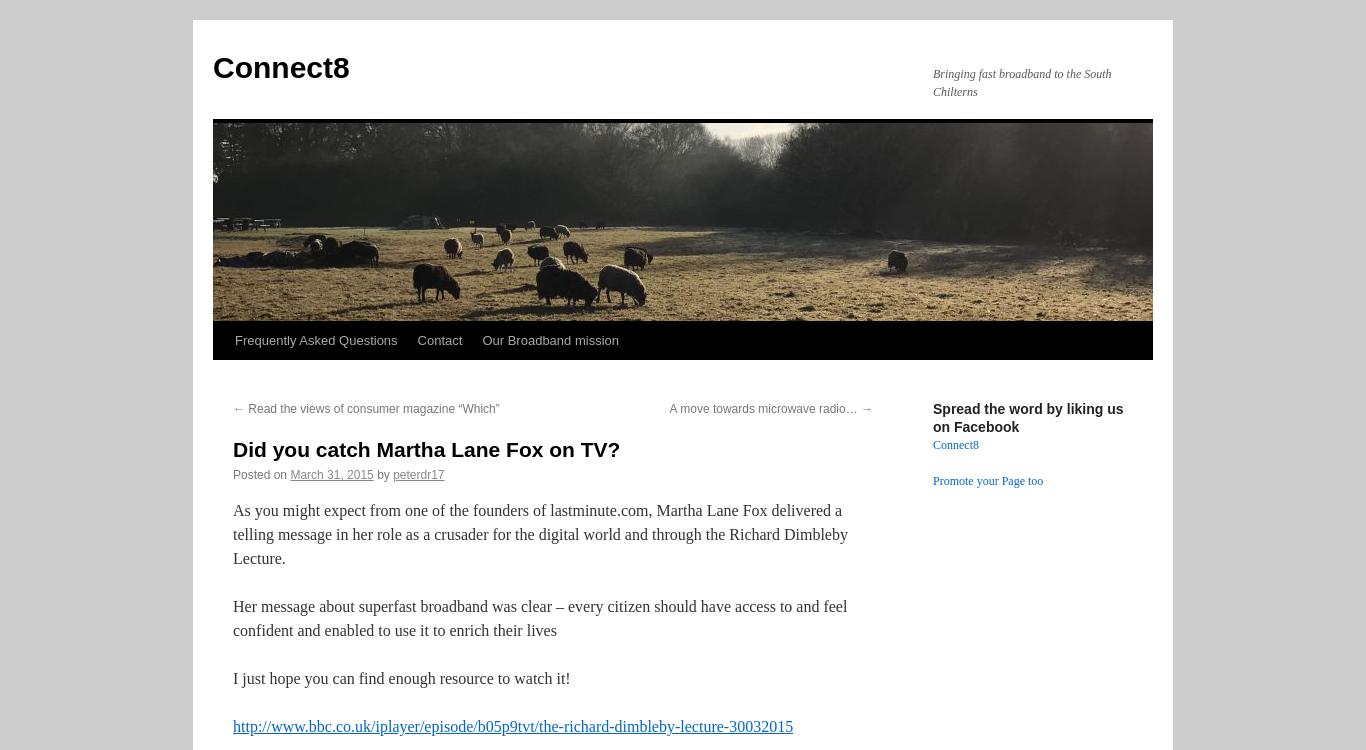 The width and height of the screenshot is (1366, 750). I want to click on 'http://www.bbc.co.uk/iplayer/episode/b05p9tvt/the-richard-dimbleby-lecture-30032015', so click(512, 725).